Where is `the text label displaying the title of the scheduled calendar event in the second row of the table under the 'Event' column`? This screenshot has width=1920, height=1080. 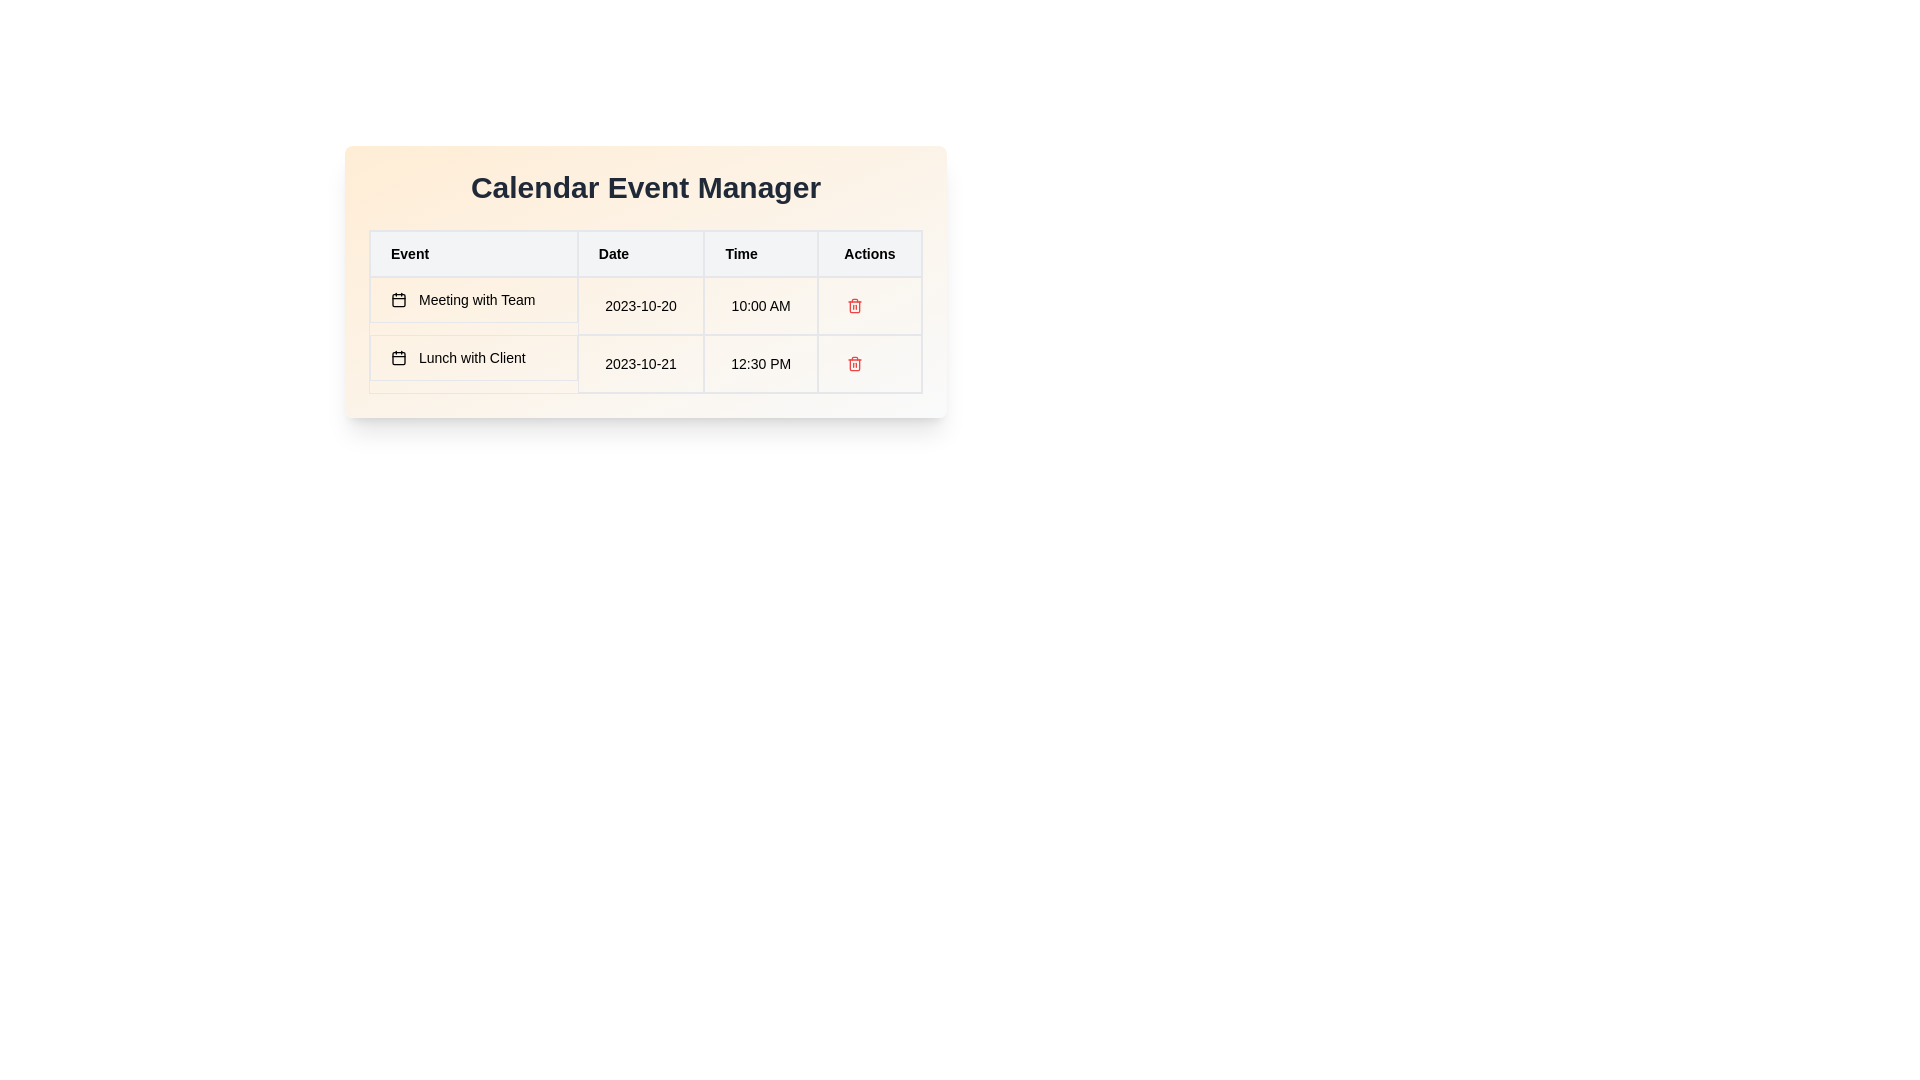
the text label displaying the title of the scheduled calendar event in the second row of the table under the 'Event' column is located at coordinates (472, 357).